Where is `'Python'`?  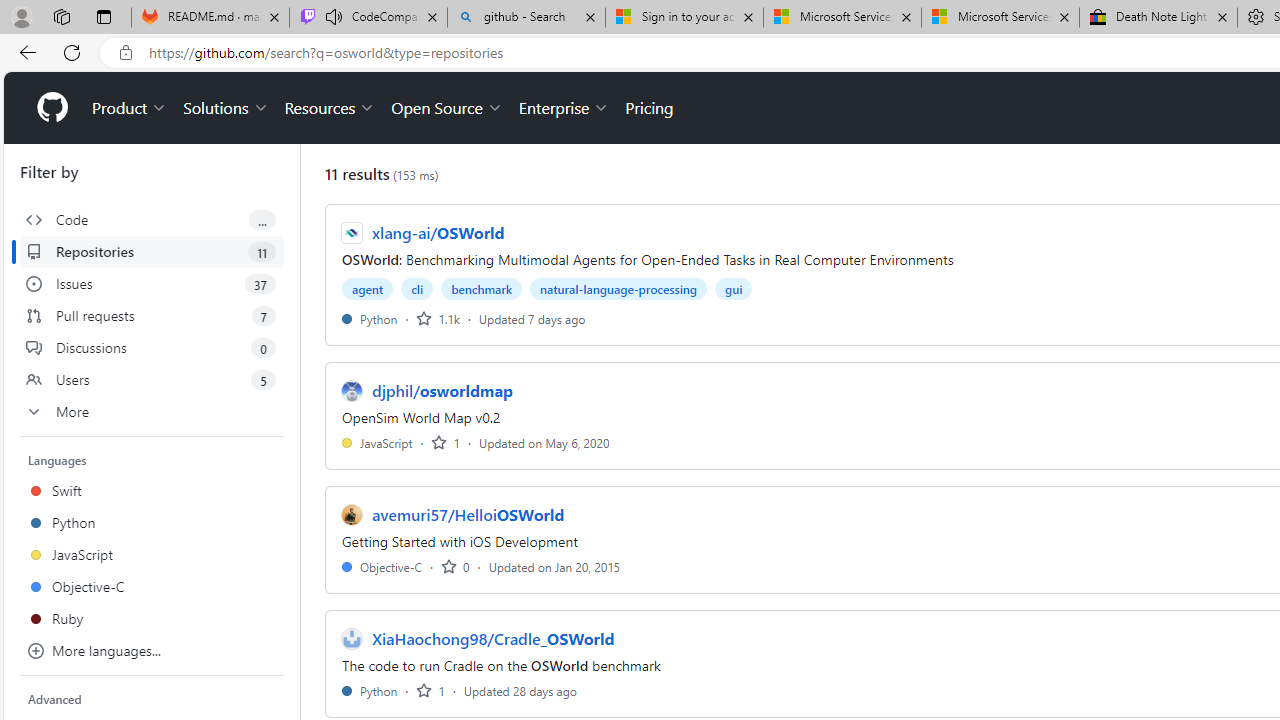 'Python' is located at coordinates (369, 689).